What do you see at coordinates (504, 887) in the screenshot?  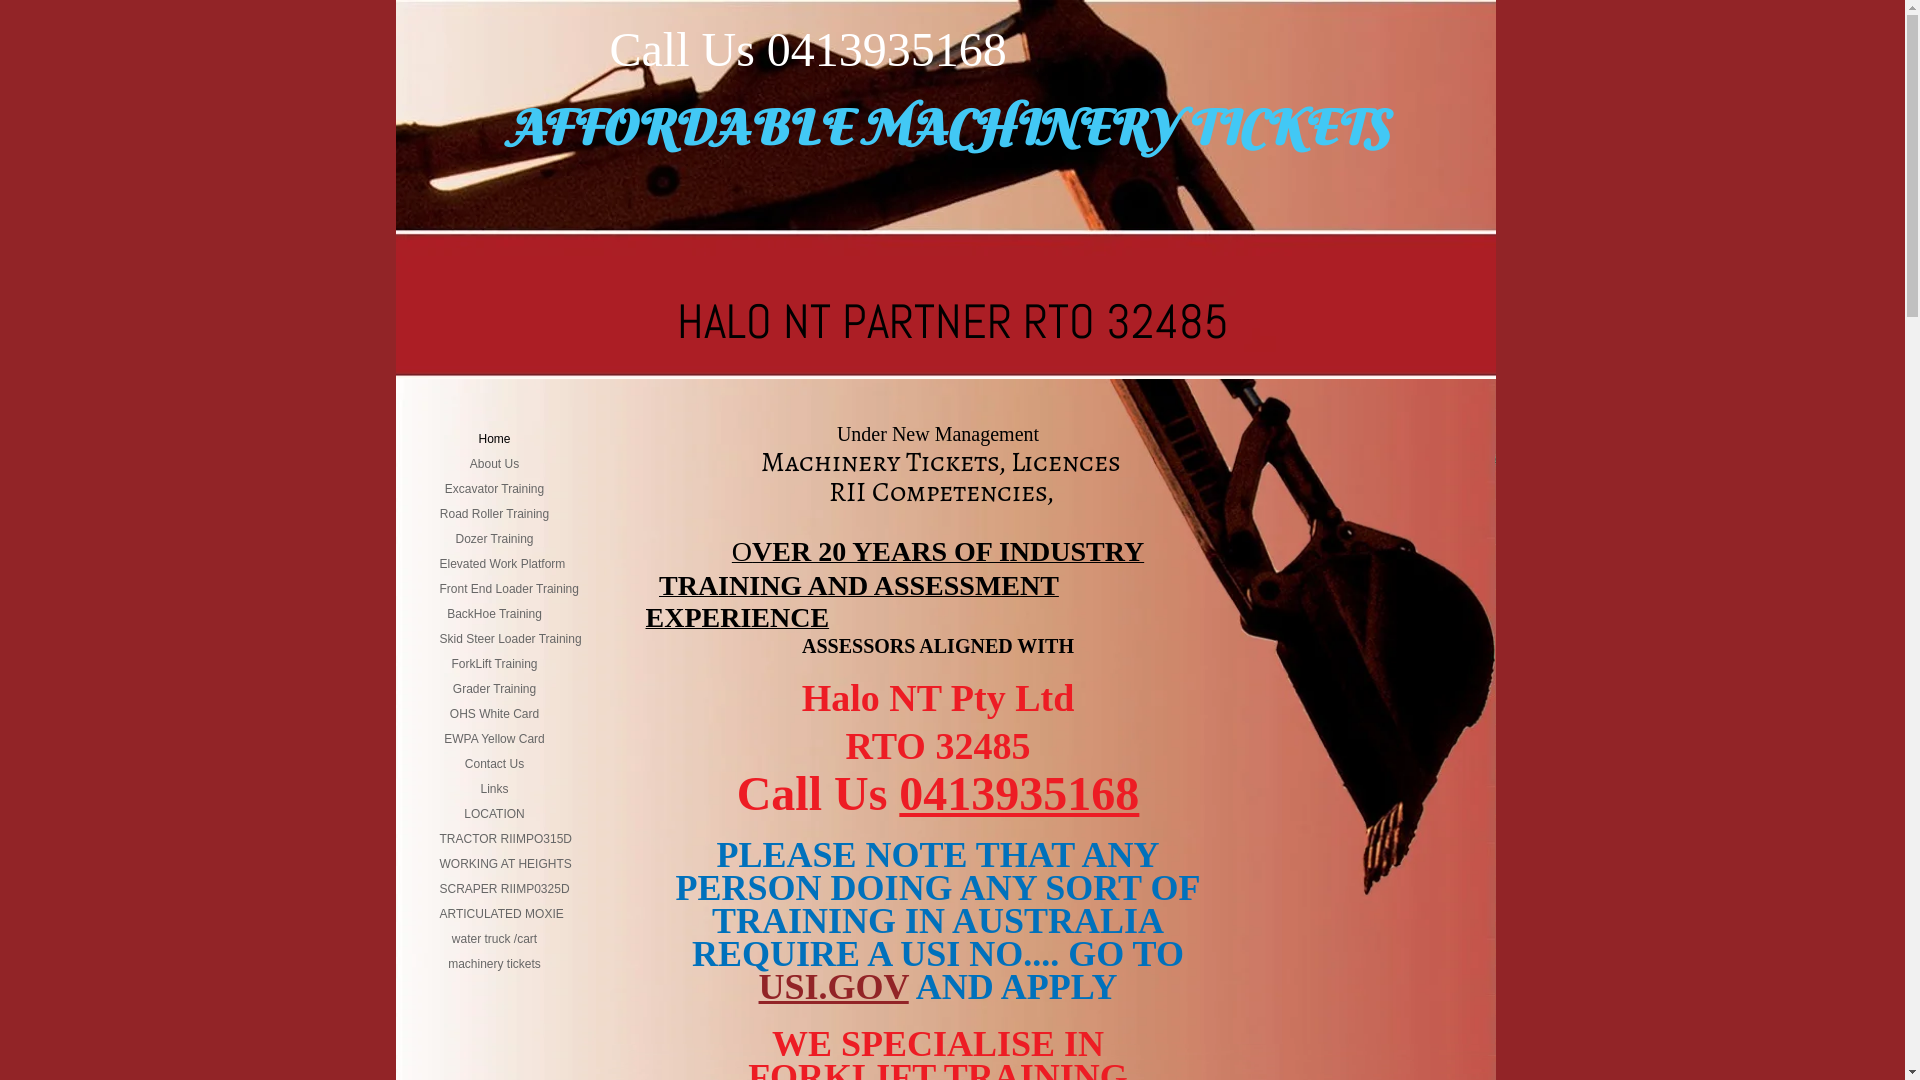 I see `'SCRAPER RIIMP0325D'` at bounding box center [504, 887].